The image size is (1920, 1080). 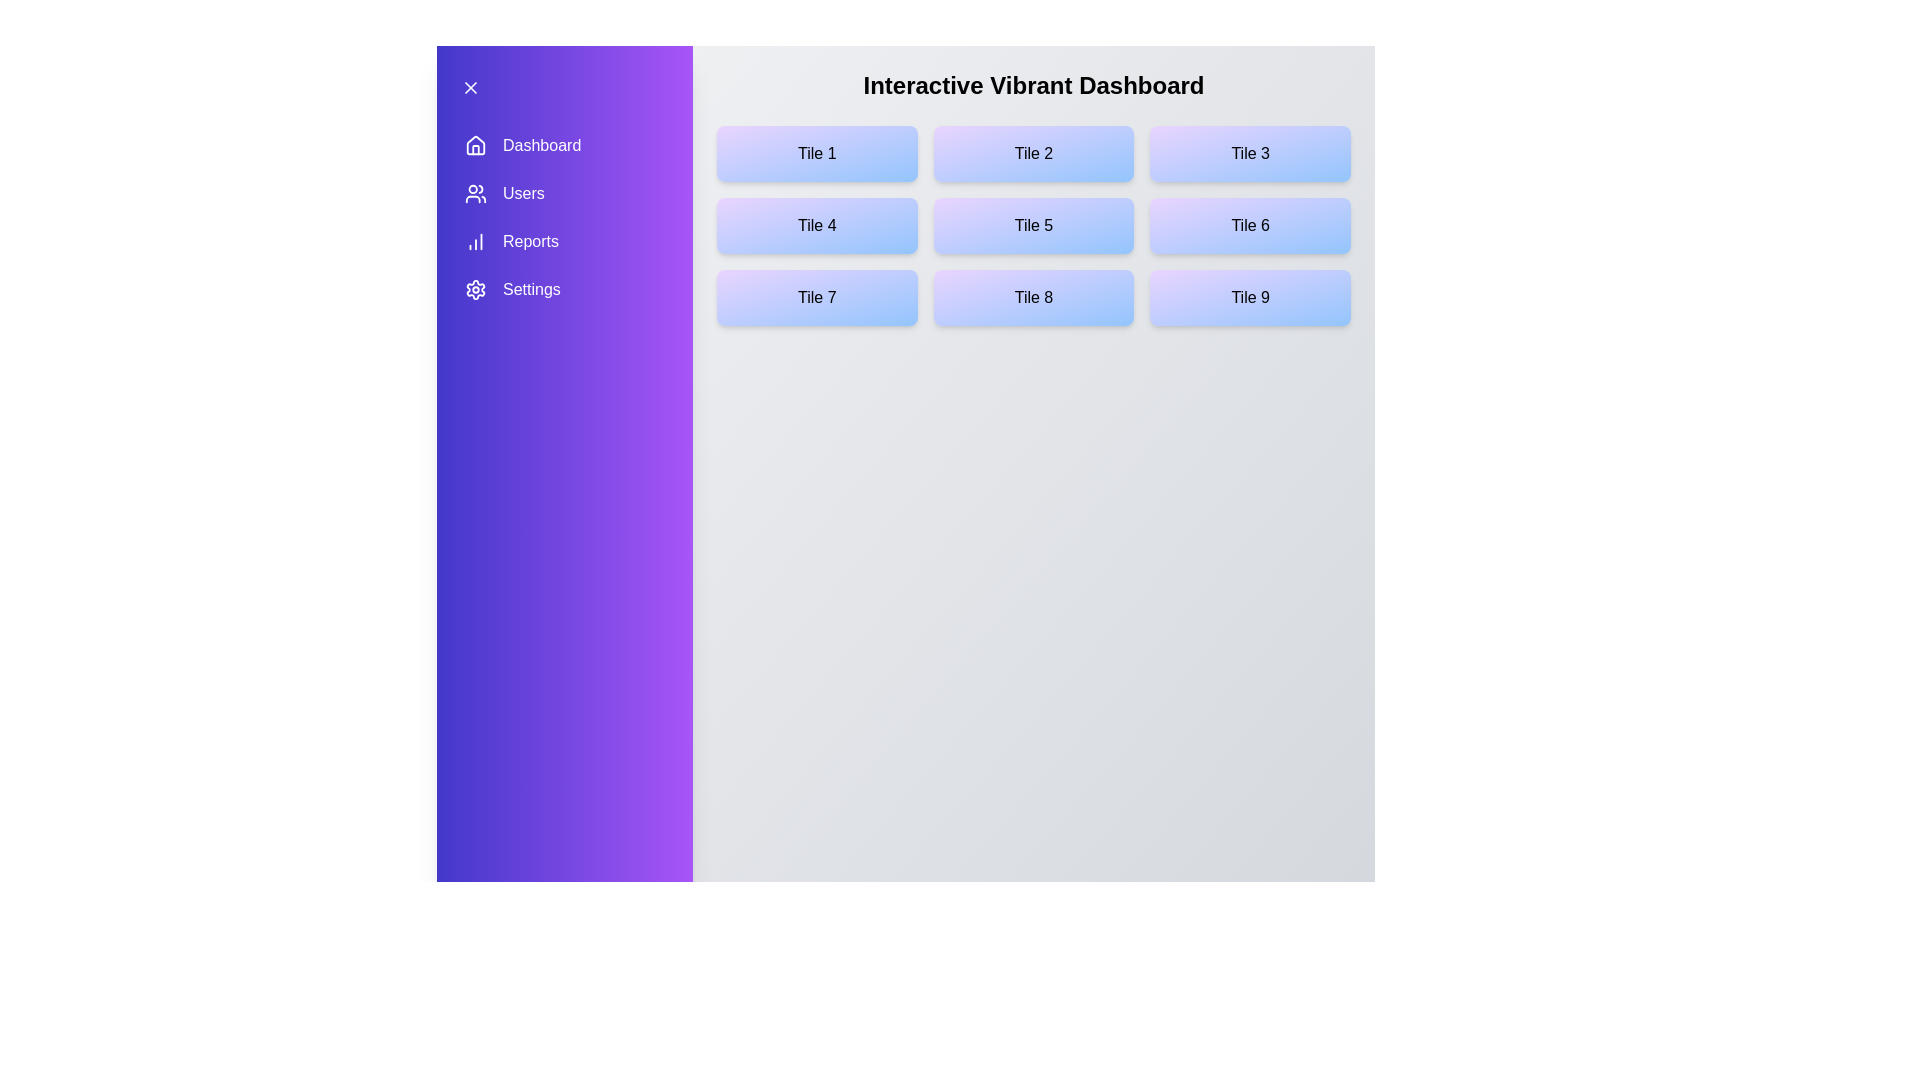 I want to click on the menu item Settings in the sidebar, so click(x=564, y=289).